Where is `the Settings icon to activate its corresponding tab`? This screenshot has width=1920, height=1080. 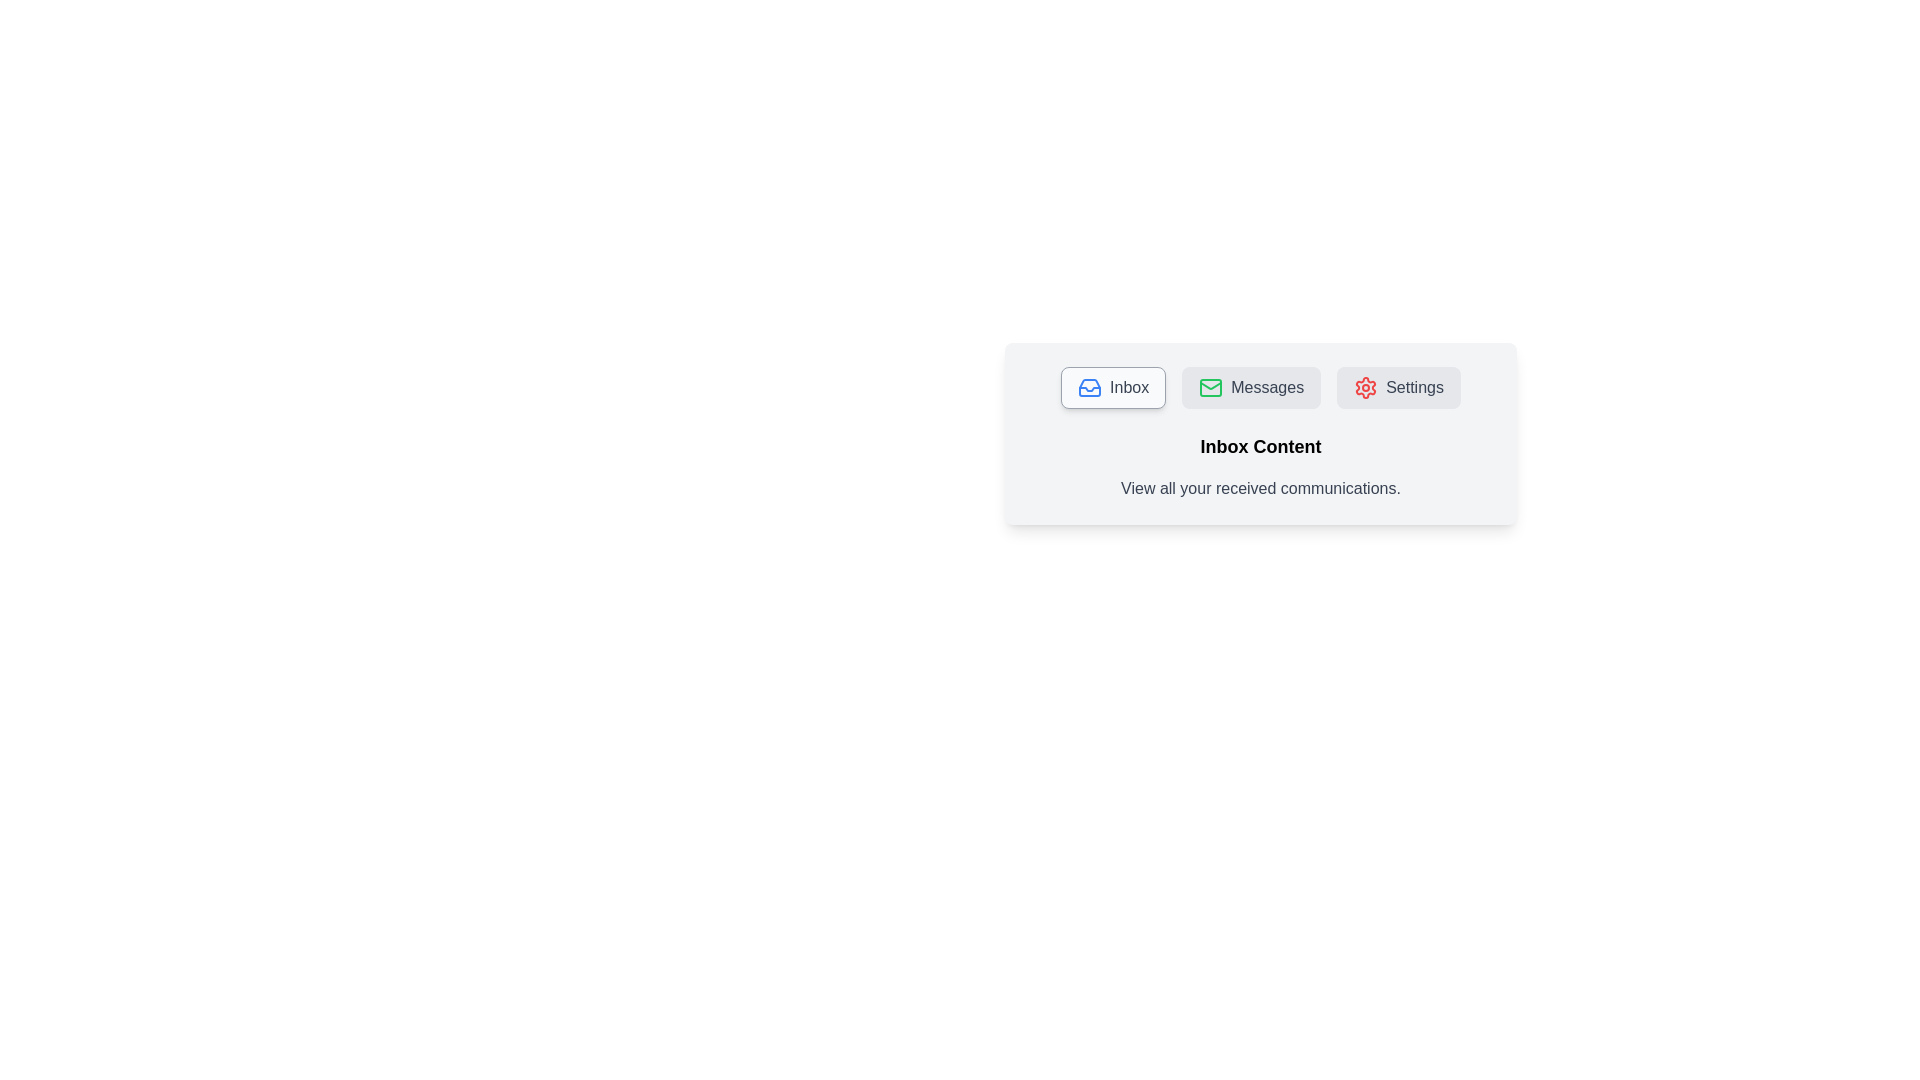 the Settings icon to activate its corresponding tab is located at coordinates (1365, 388).